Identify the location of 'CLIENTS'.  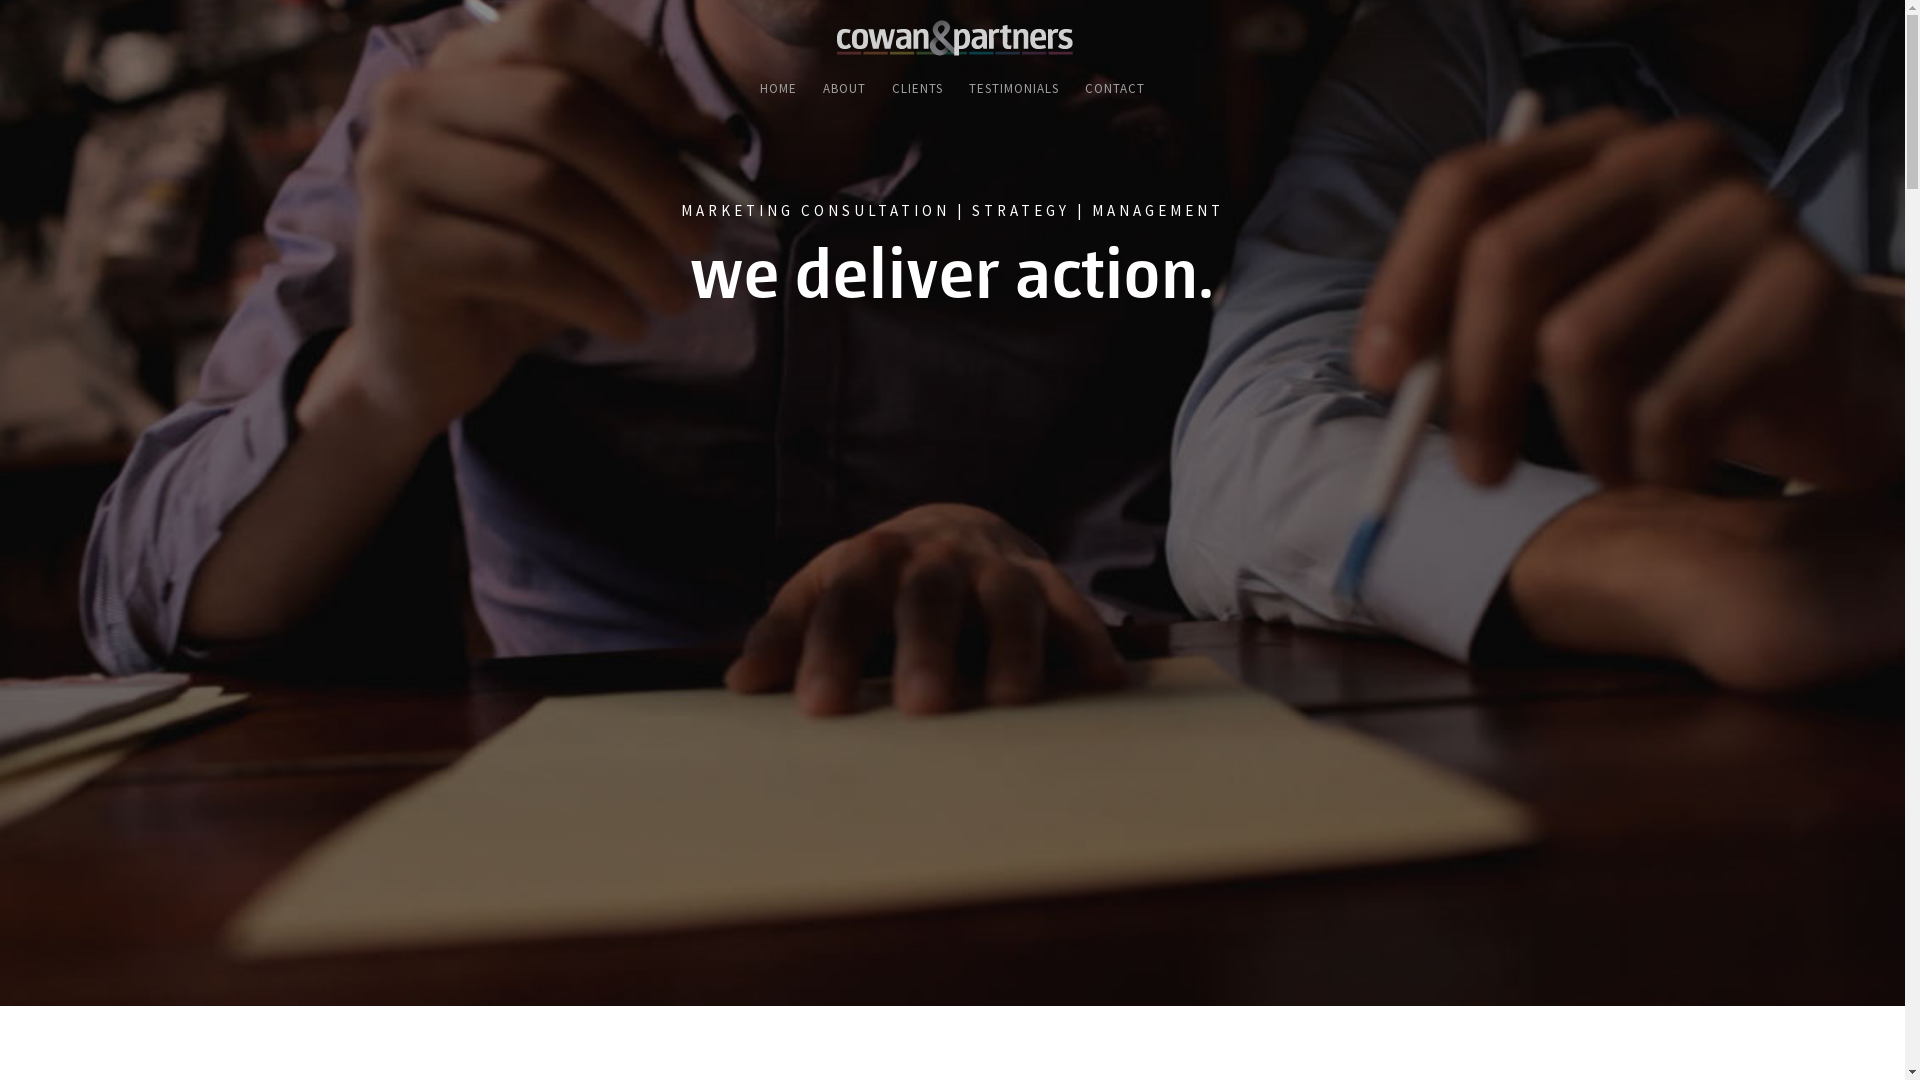
(916, 95).